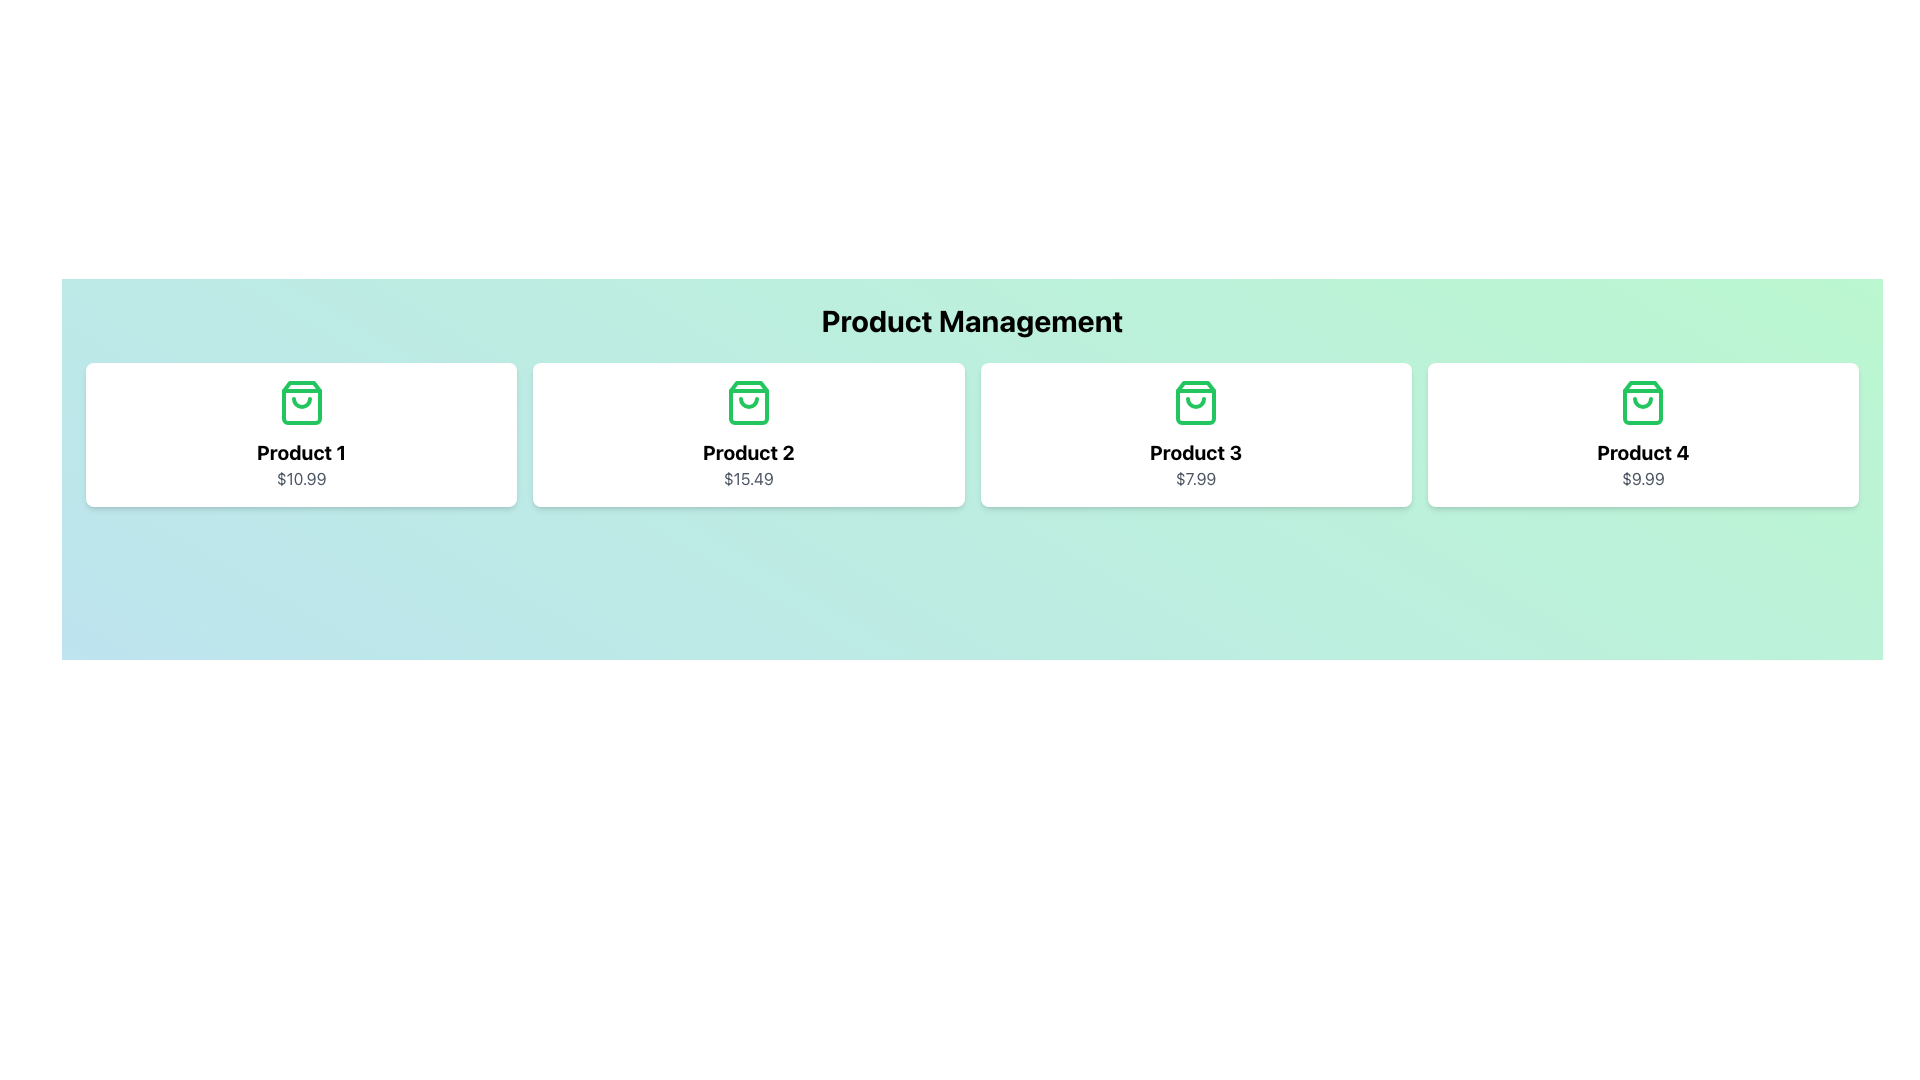  I want to click on the green shopping bag icon located at the top center of the 'Product 4' card, which is positioned directly above the '$9.99' text, so click(1643, 402).